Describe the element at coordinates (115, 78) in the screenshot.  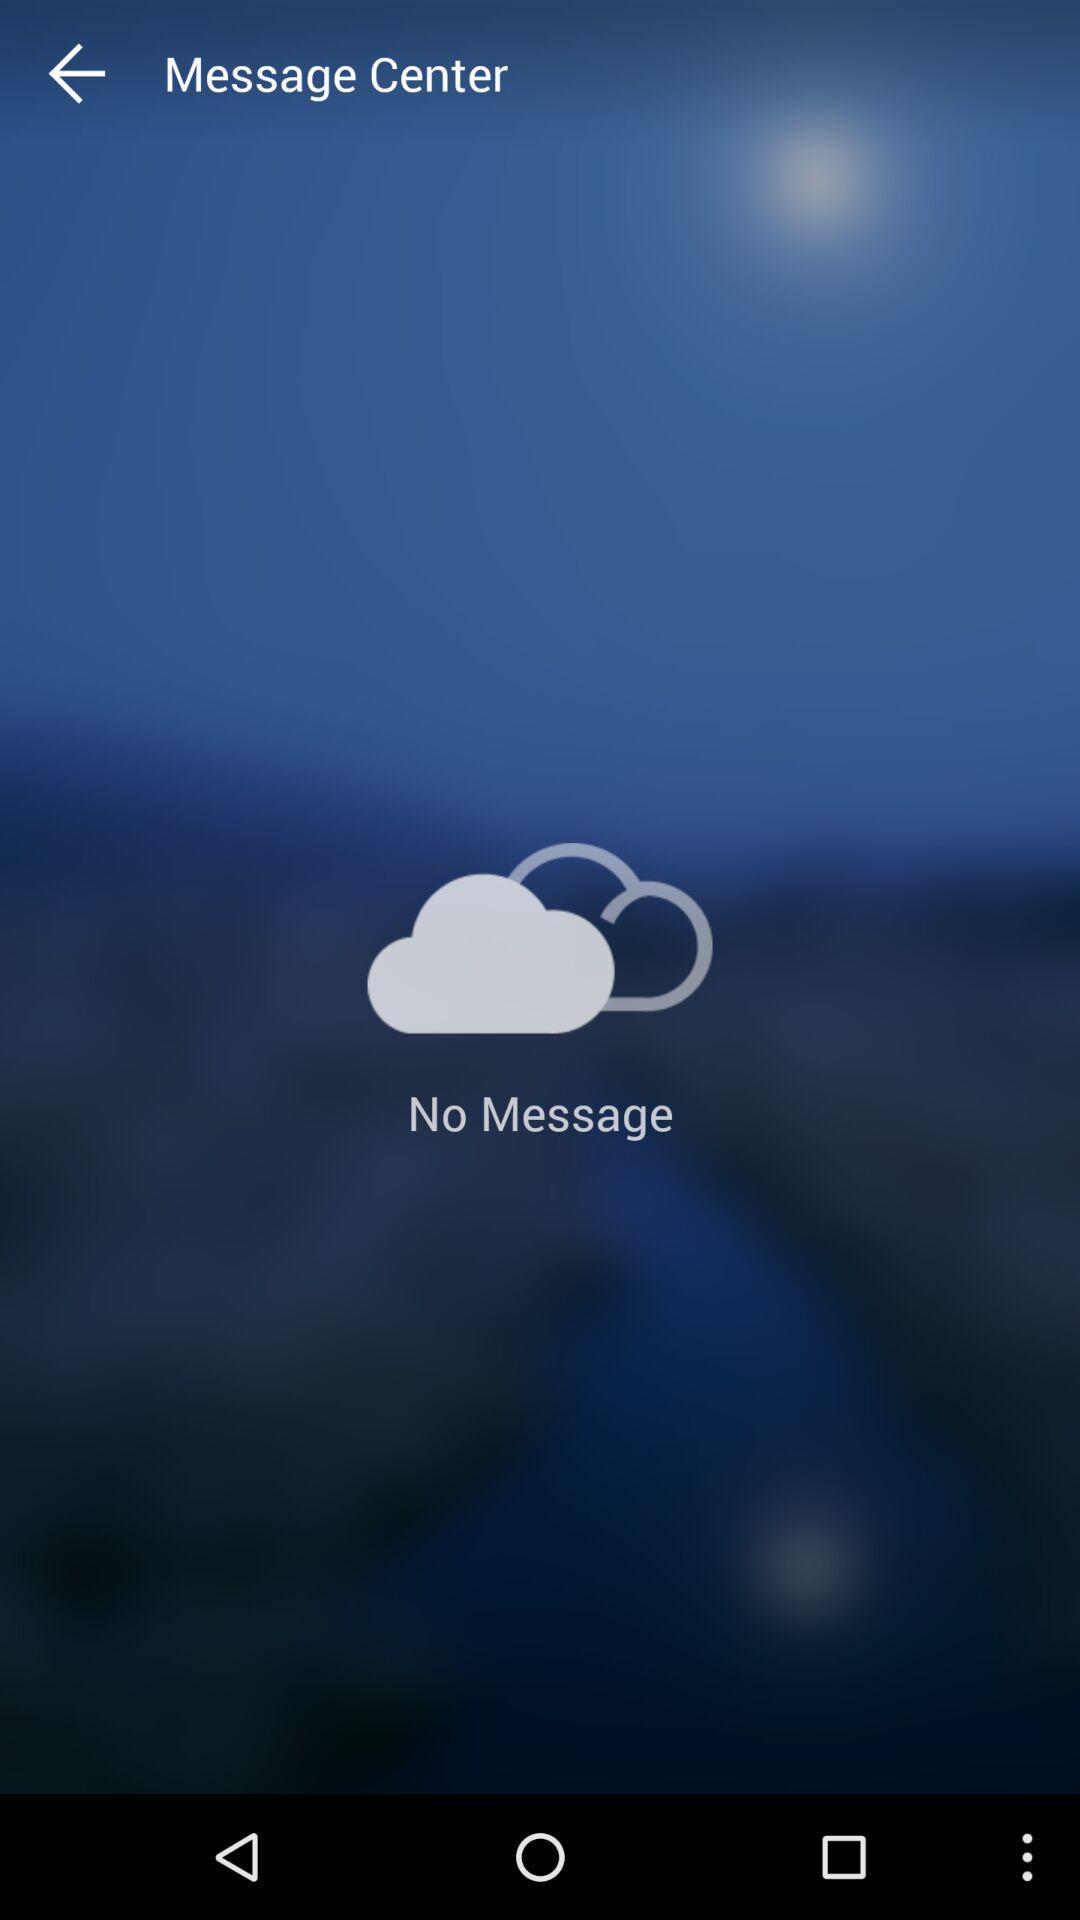
I see `the arrow_backward icon` at that location.